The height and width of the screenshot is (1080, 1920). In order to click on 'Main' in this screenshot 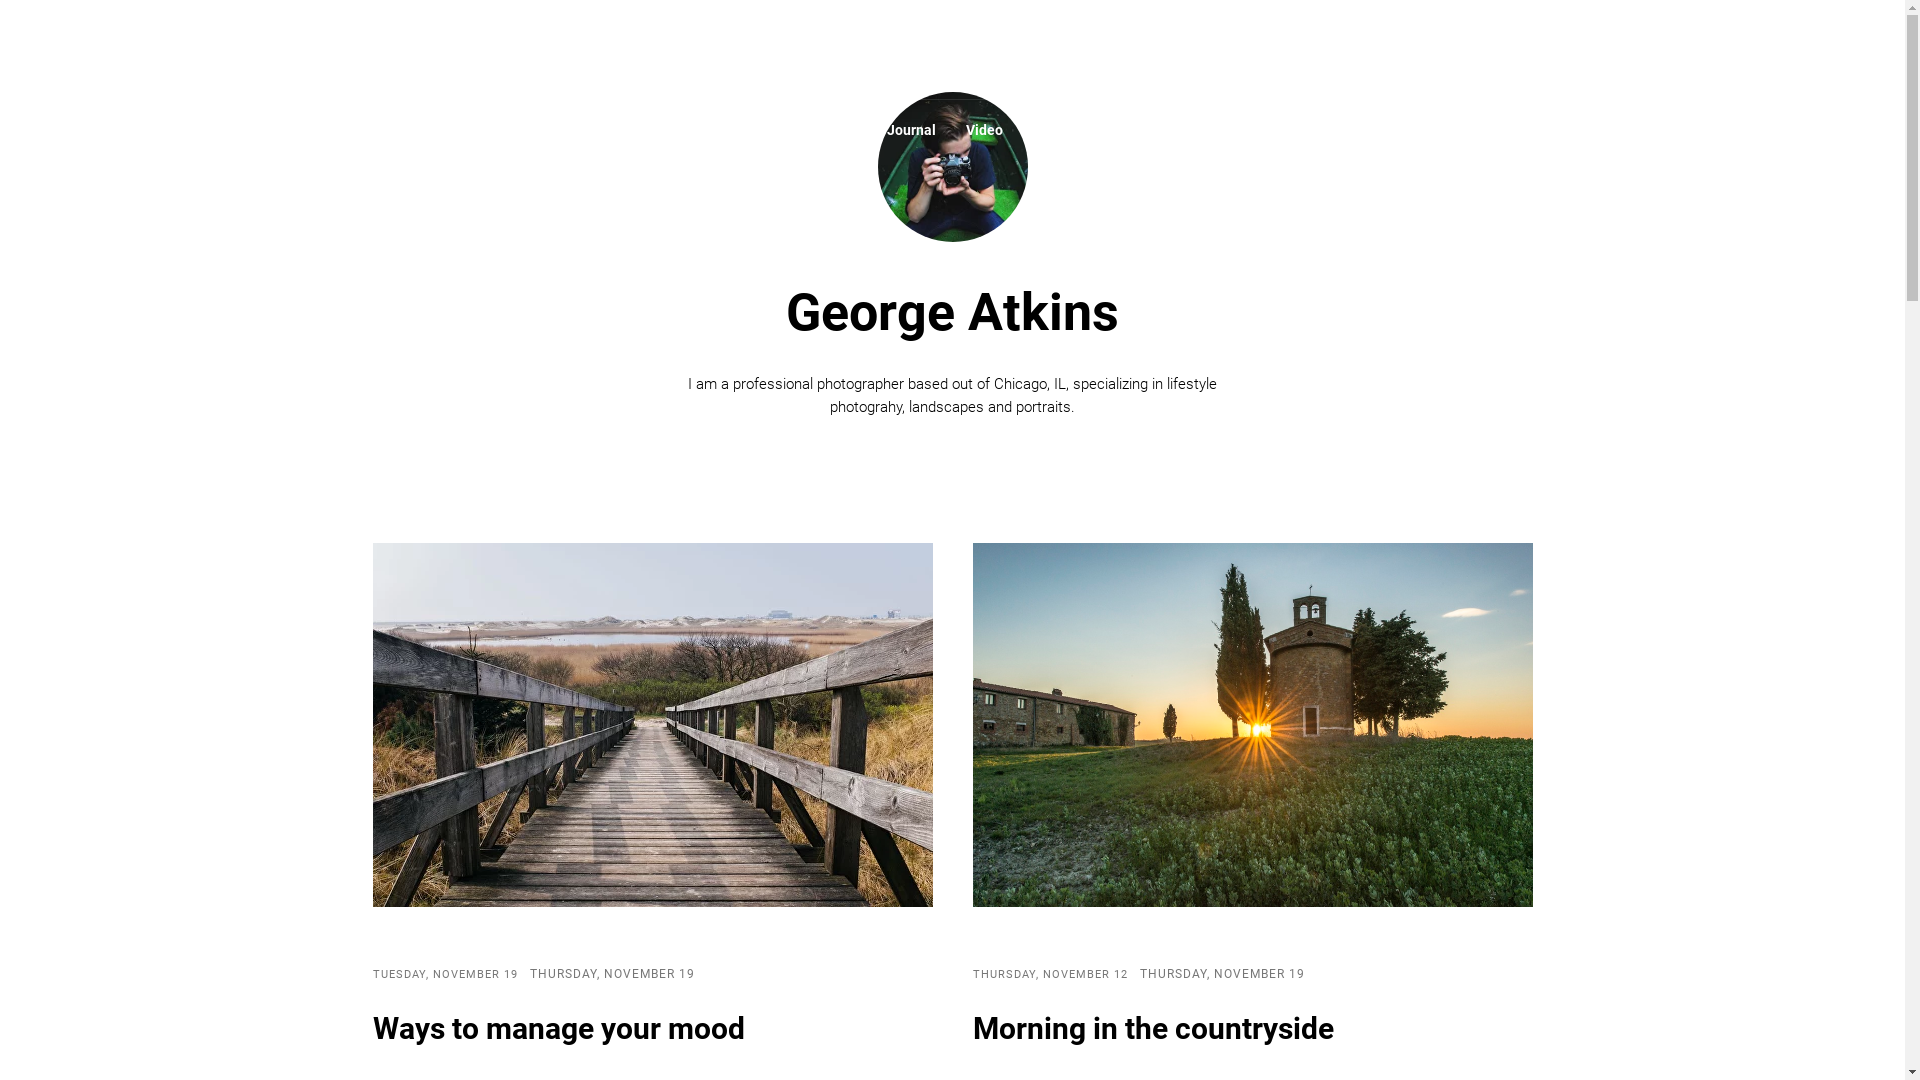, I will do `click(754, 130)`.